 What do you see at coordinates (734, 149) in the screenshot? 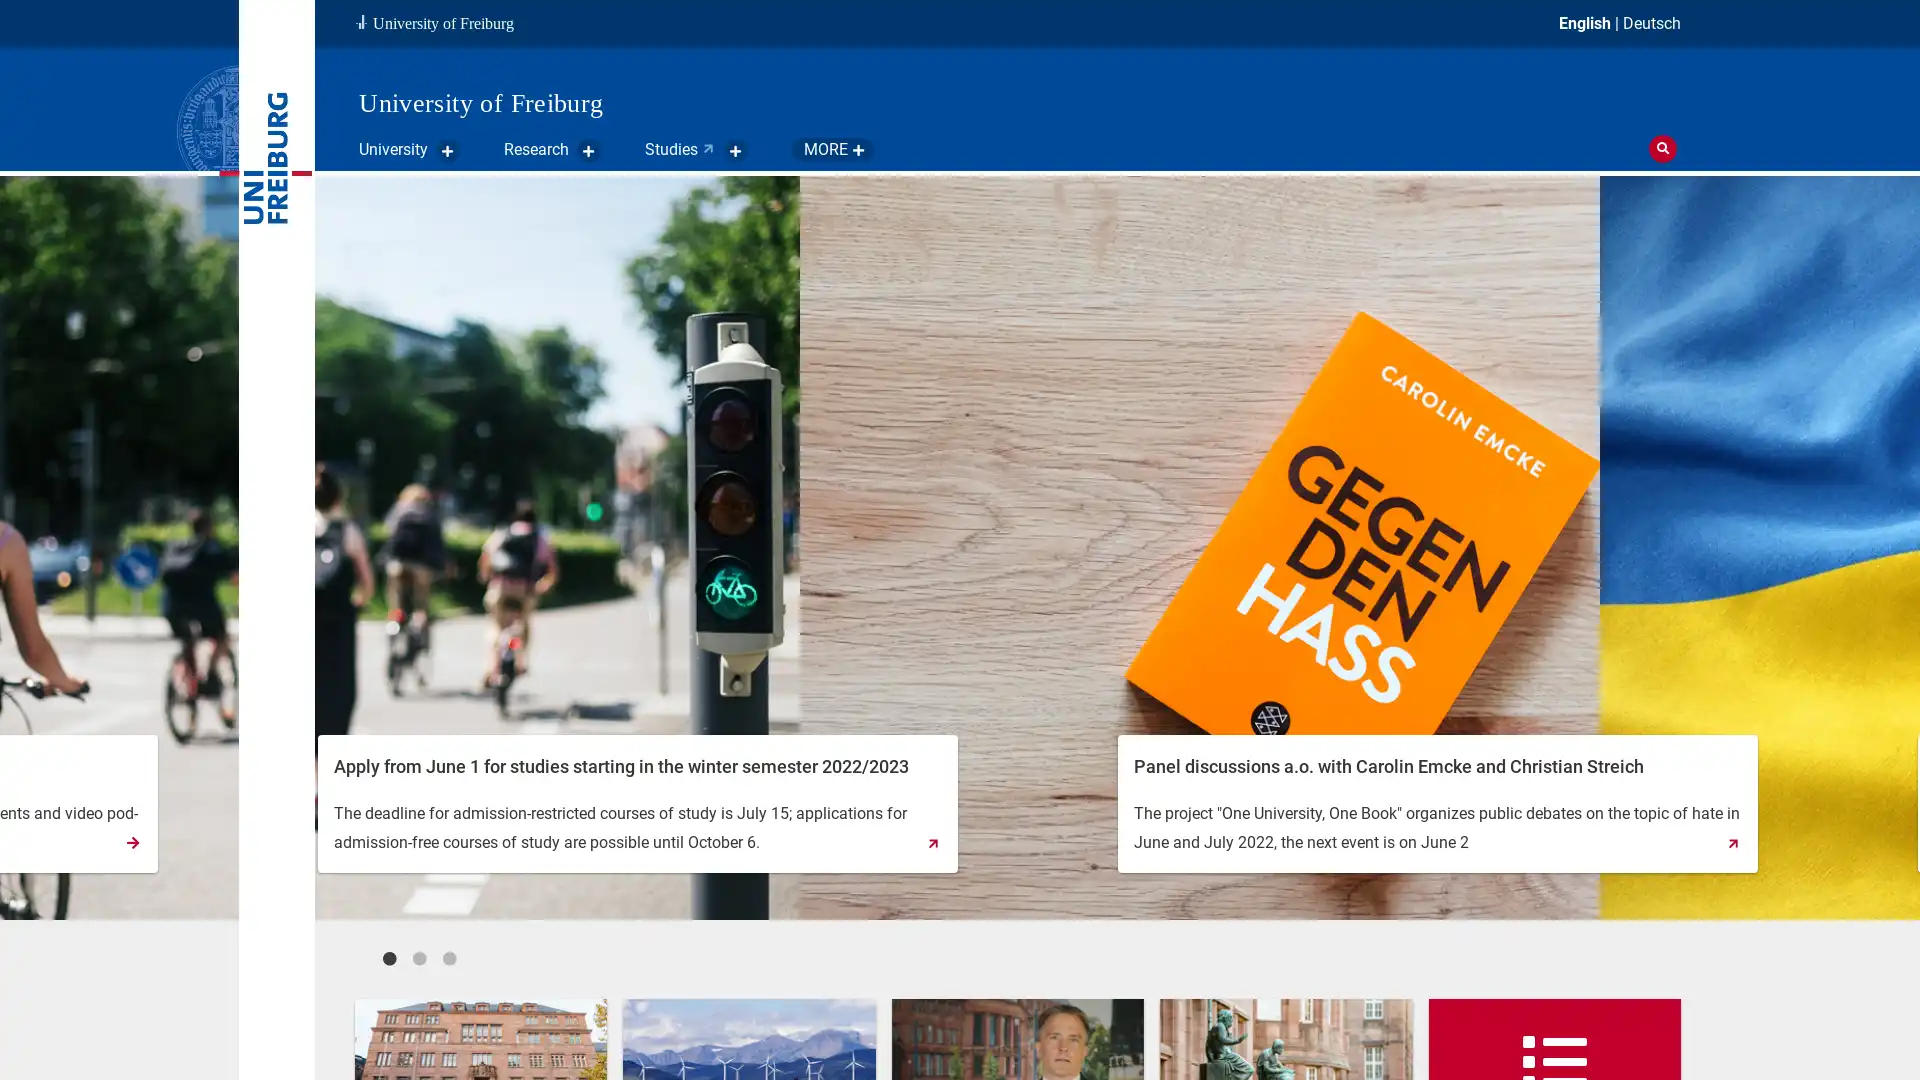
I see `Open submenu` at bounding box center [734, 149].